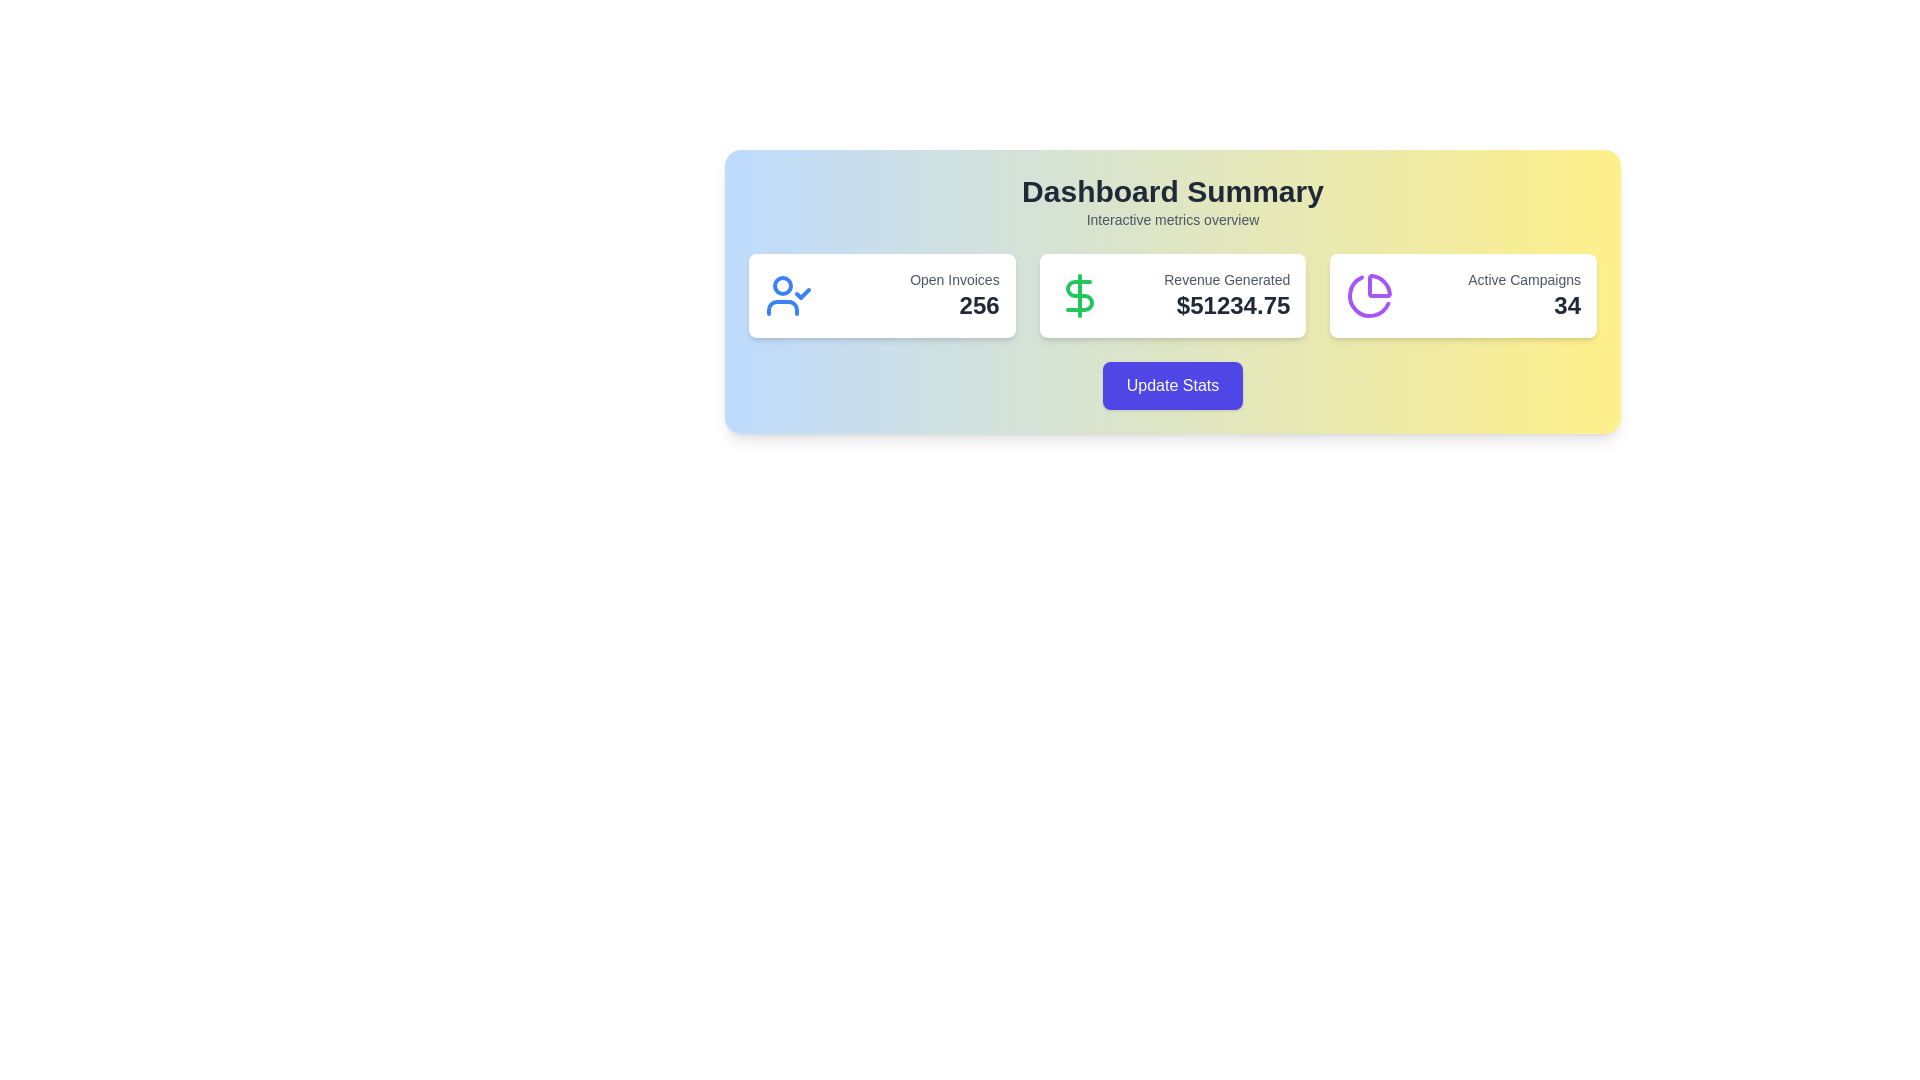  I want to click on the Text display element that shows the summary count of open invoices in the dashboard interface, located under the 'Dashboard Summary' title, so click(953, 296).